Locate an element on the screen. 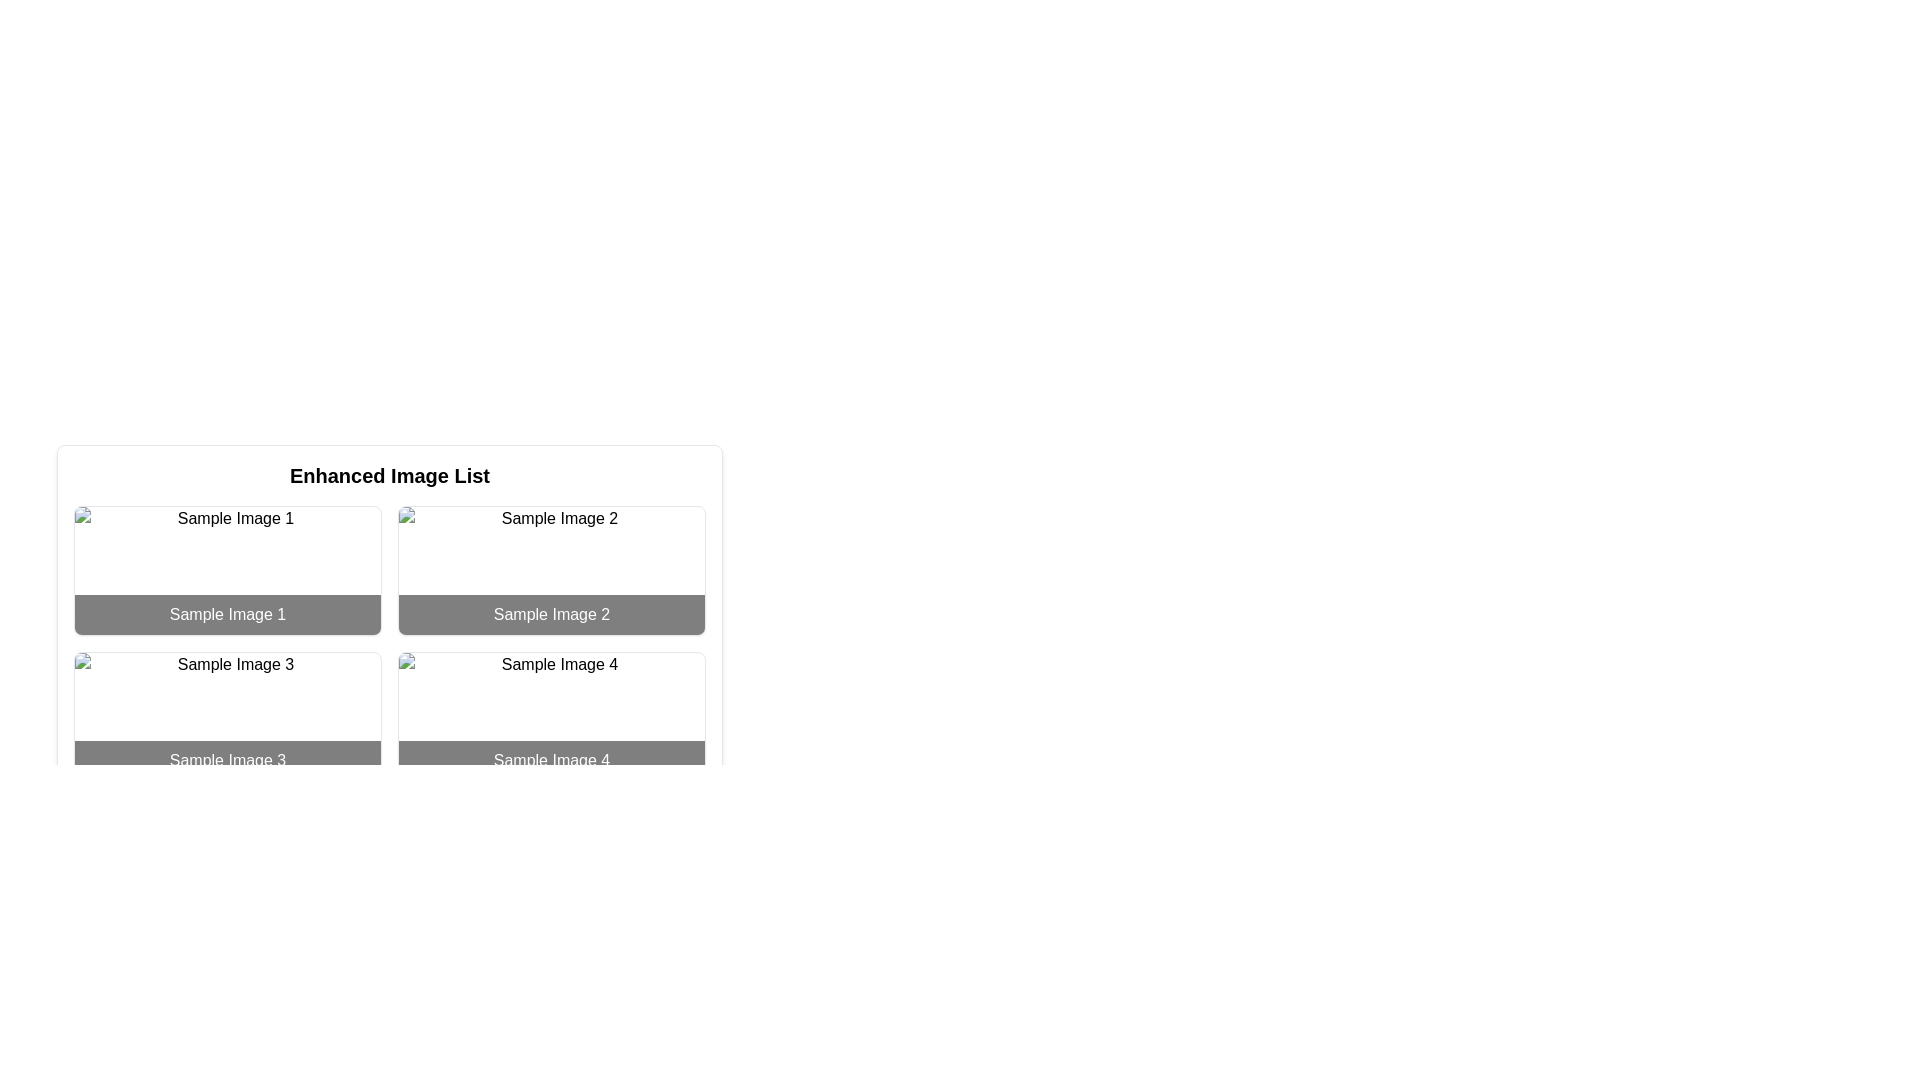 This screenshot has height=1080, width=1920. image placeholder labeled 'Sample Image 4' visually by hovering over it to see the responsive scaling effect is located at coordinates (552, 716).